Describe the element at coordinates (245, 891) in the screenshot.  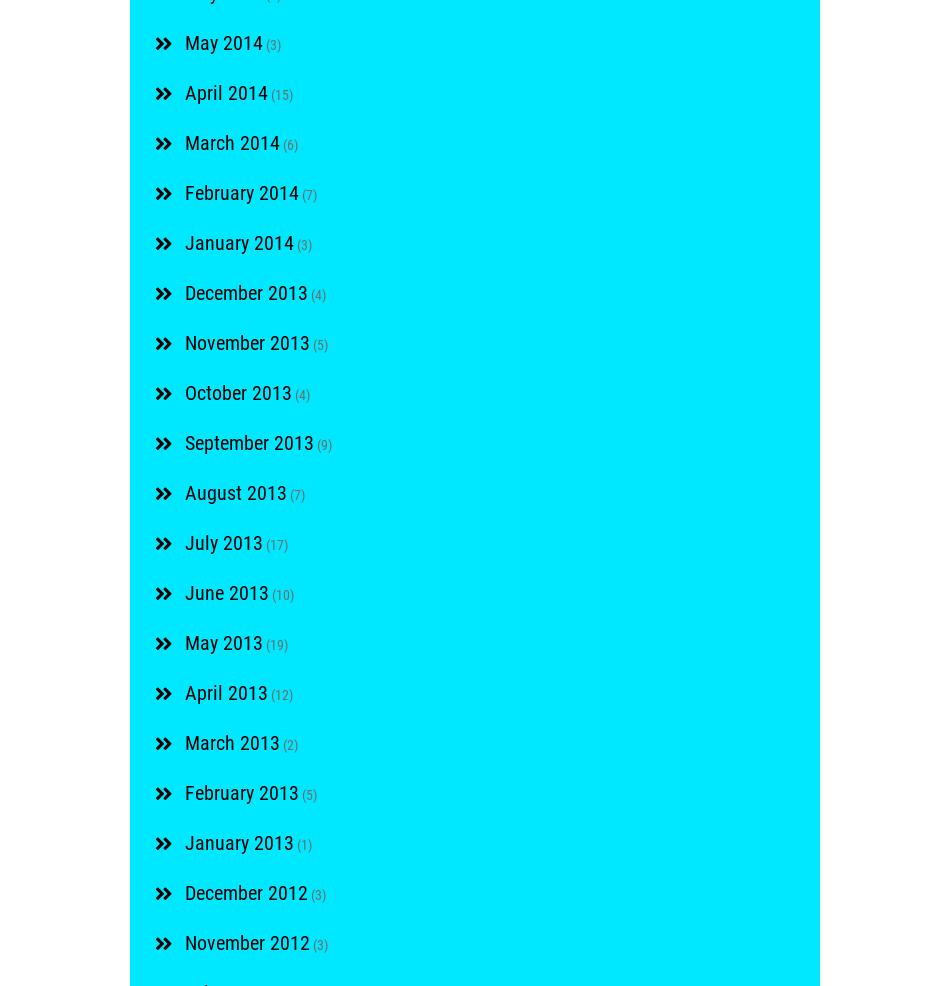
I see `'December 2012'` at that location.